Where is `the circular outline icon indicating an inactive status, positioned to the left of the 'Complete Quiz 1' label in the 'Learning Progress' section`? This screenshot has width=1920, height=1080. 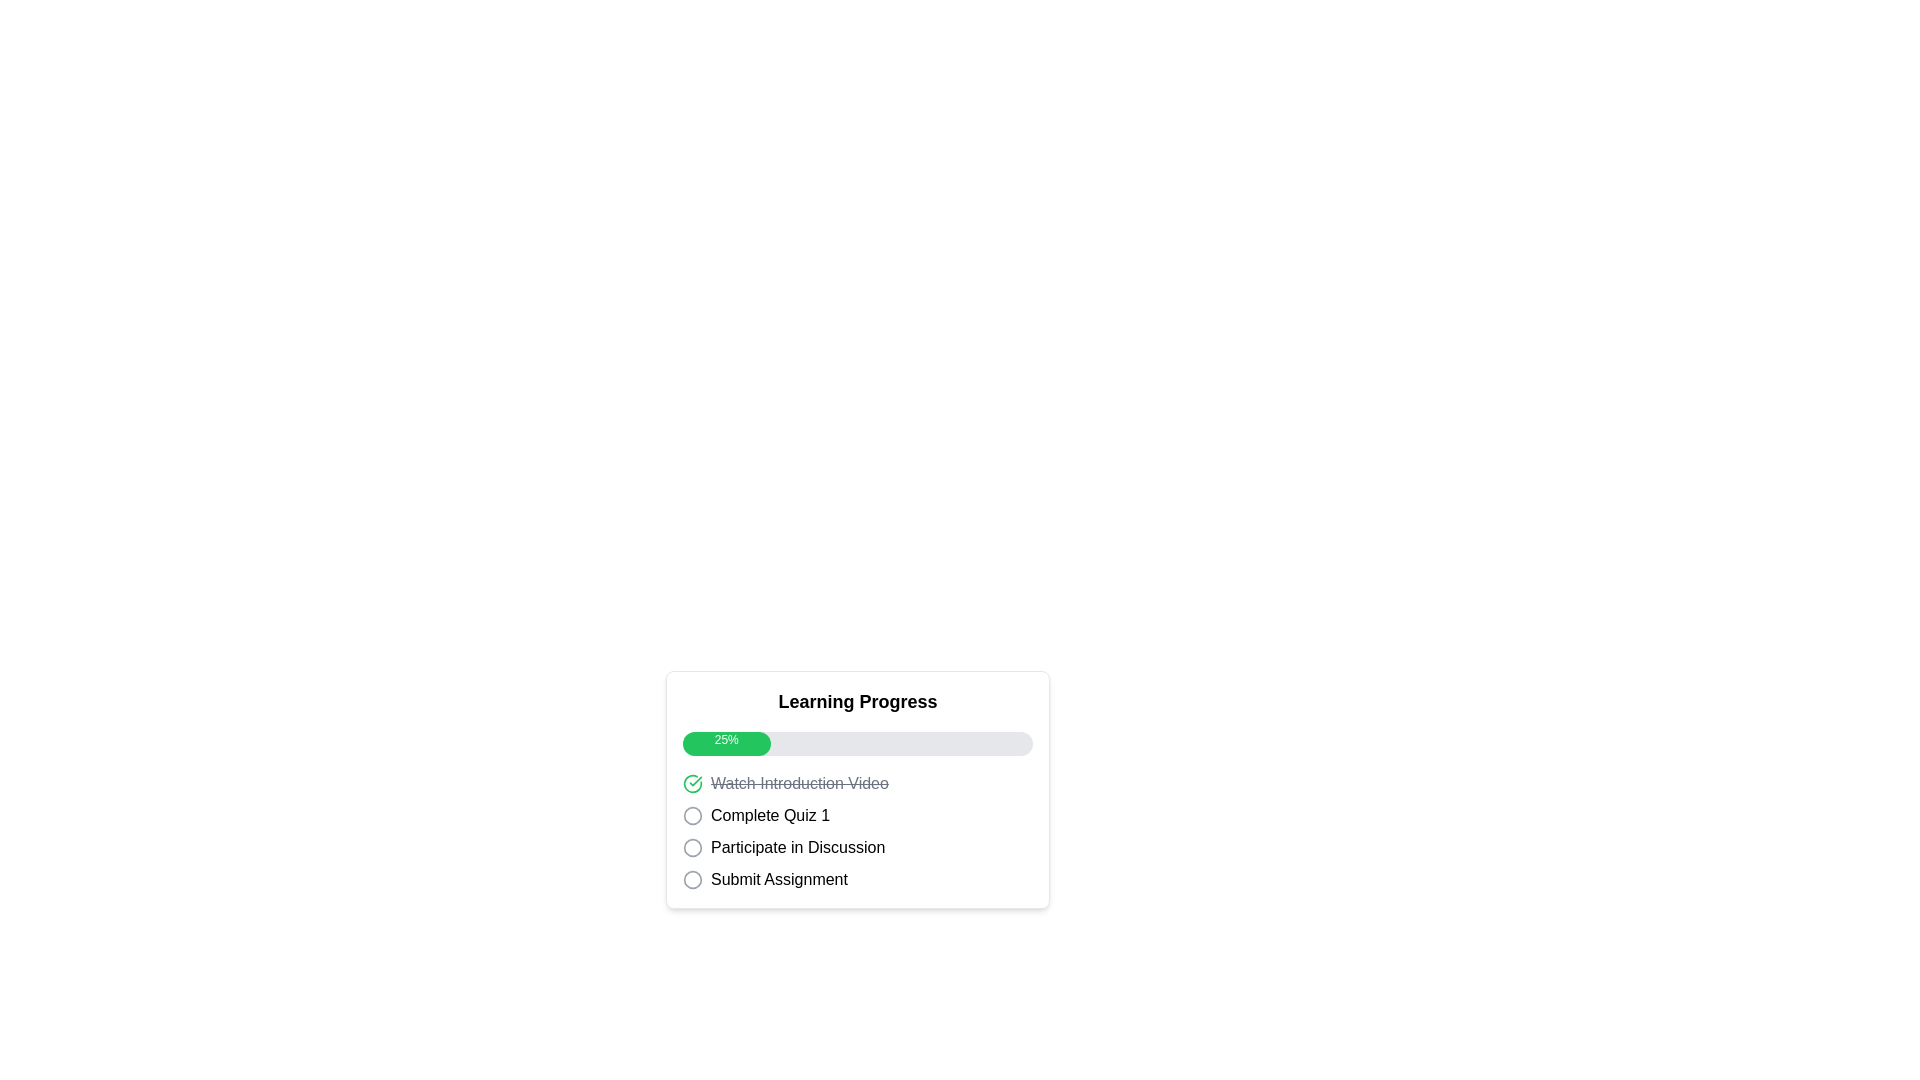
the circular outline icon indicating an inactive status, positioned to the left of the 'Complete Quiz 1' label in the 'Learning Progress' section is located at coordinates (692, 816).